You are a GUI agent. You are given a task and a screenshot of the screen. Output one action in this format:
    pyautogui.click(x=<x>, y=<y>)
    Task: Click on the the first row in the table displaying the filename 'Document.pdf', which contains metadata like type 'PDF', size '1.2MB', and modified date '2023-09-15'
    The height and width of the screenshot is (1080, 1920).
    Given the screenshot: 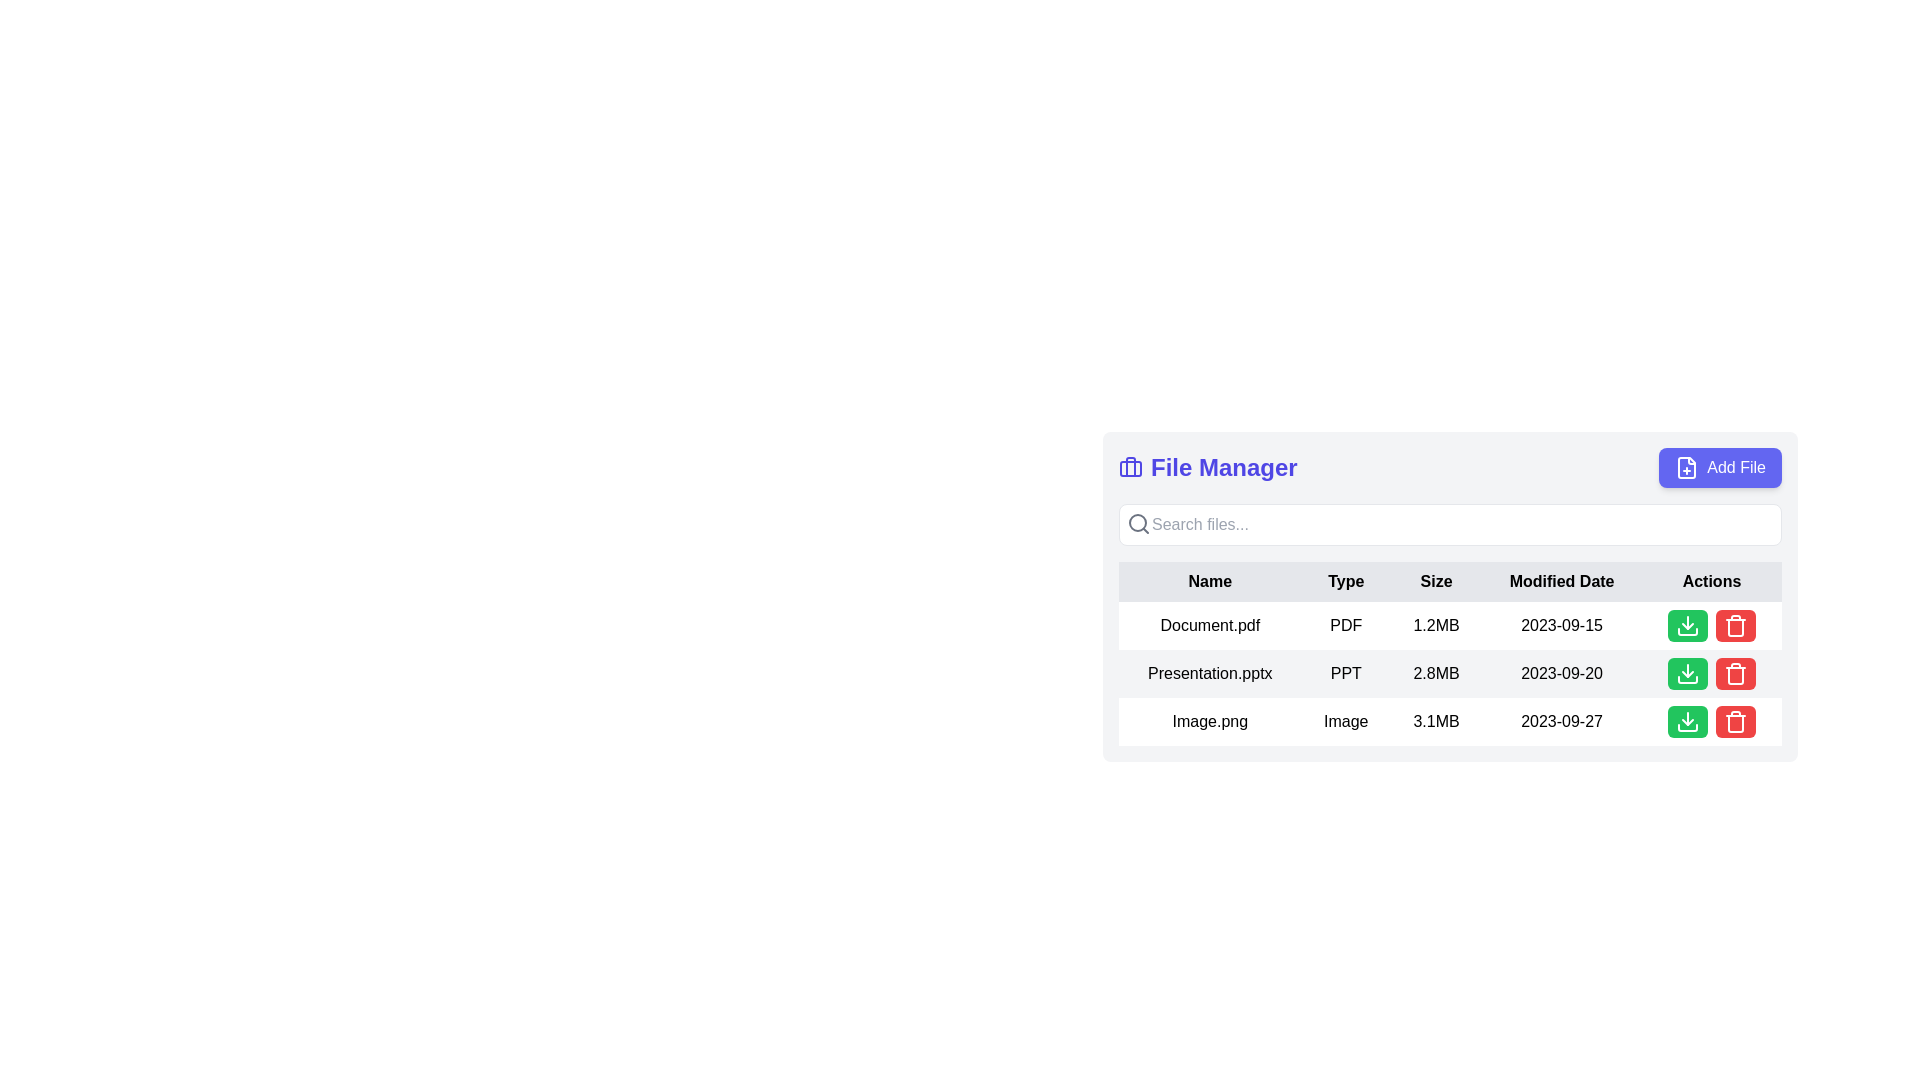 What is the action you would take?
    pyautogui.click(x=1450, y=624)
    